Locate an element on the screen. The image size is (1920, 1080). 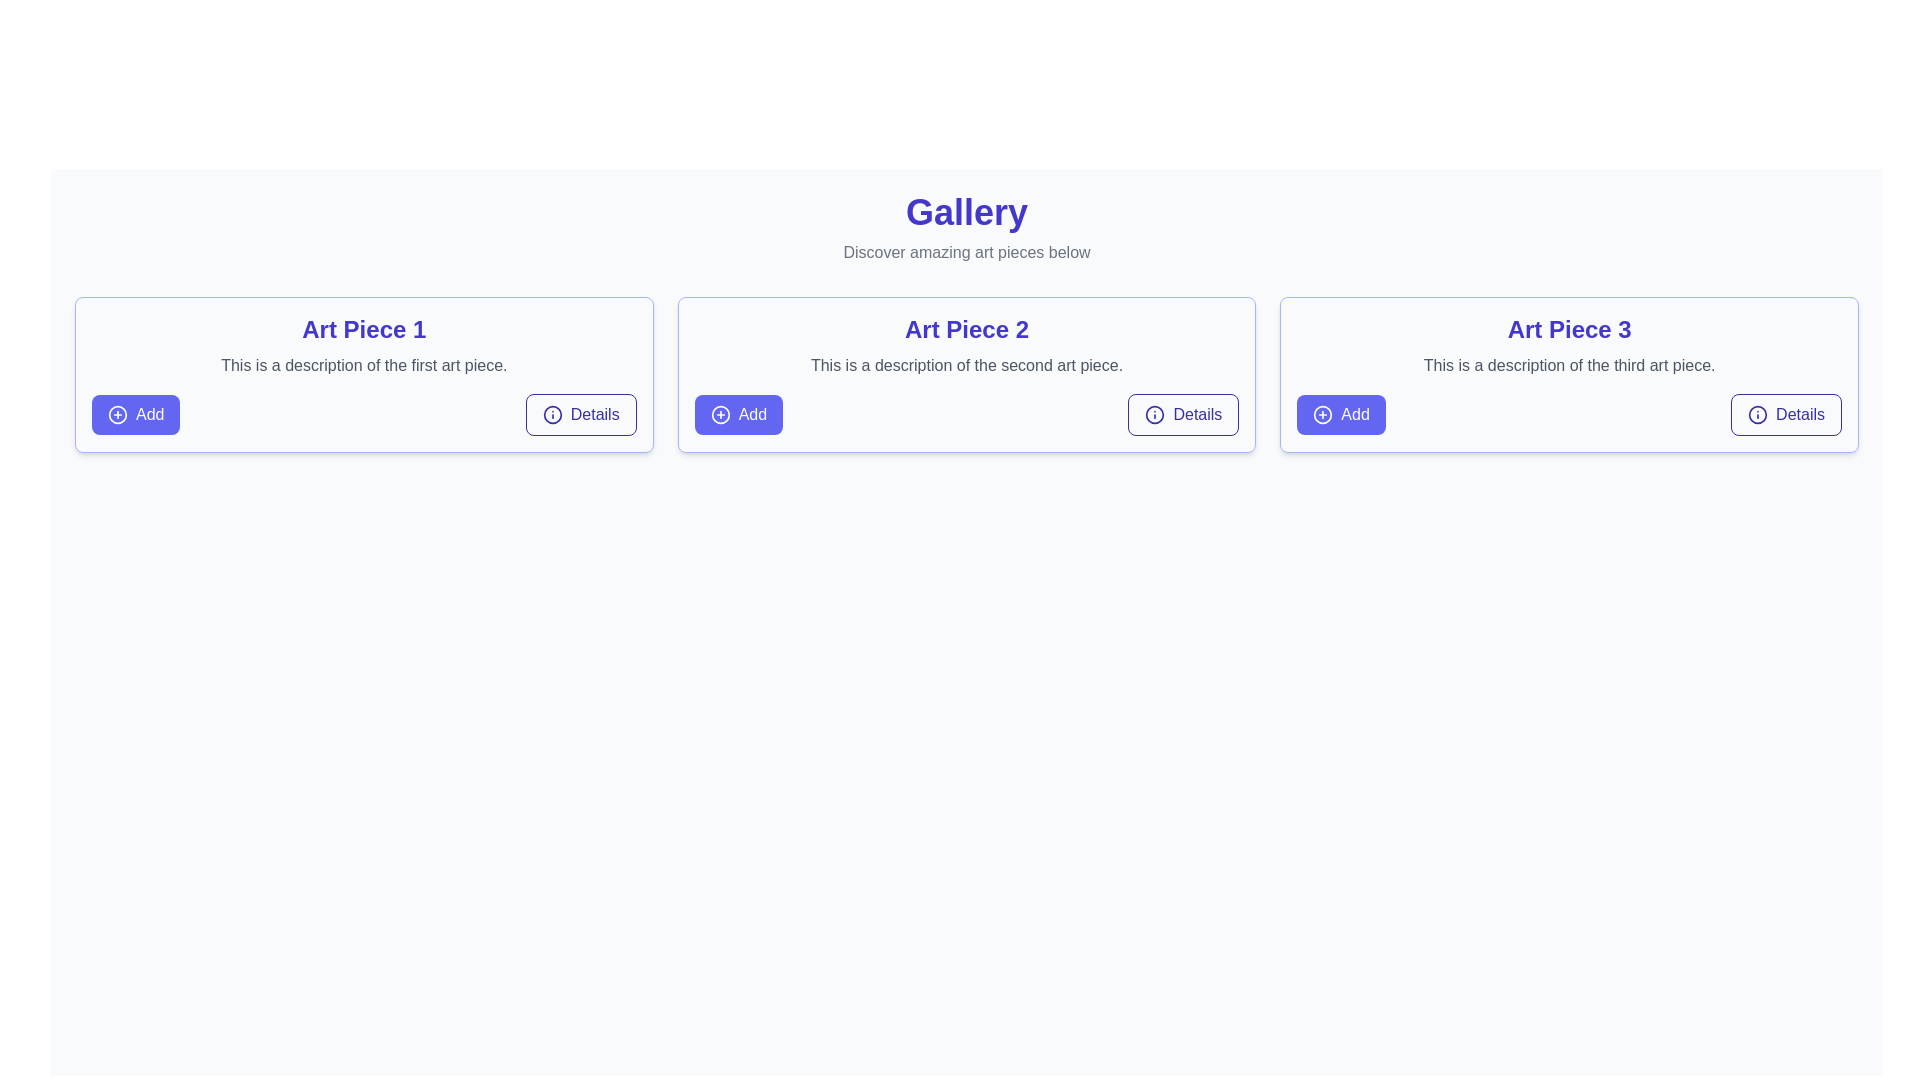
the informational card for 'Art Piece 2', which is the second card in a three-column grid layout, positioned between 'Art Piece 1' and 'Art Piece 3' is located at coordinates (966, 374).